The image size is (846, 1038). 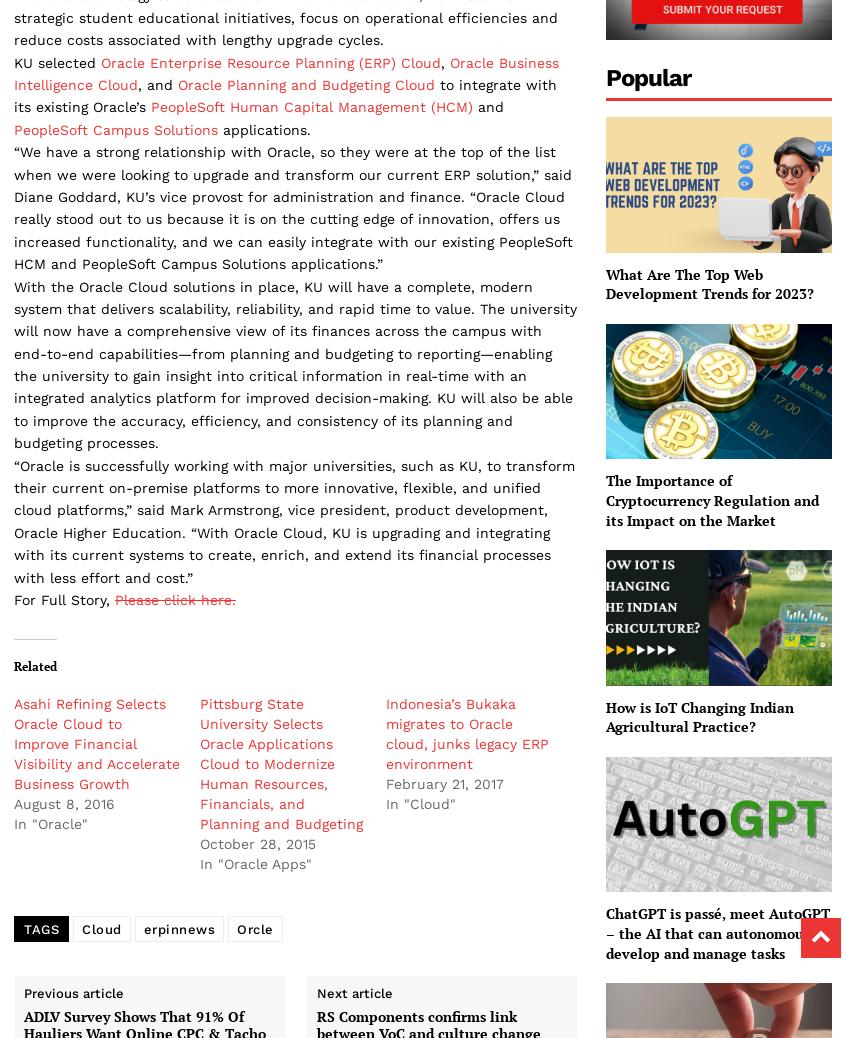 What do you see at coordinates (150, 106) in the screenshot?
I see `'PeopleSoft Human Capital Management (HCM)'` at bounding box center [150, 106].